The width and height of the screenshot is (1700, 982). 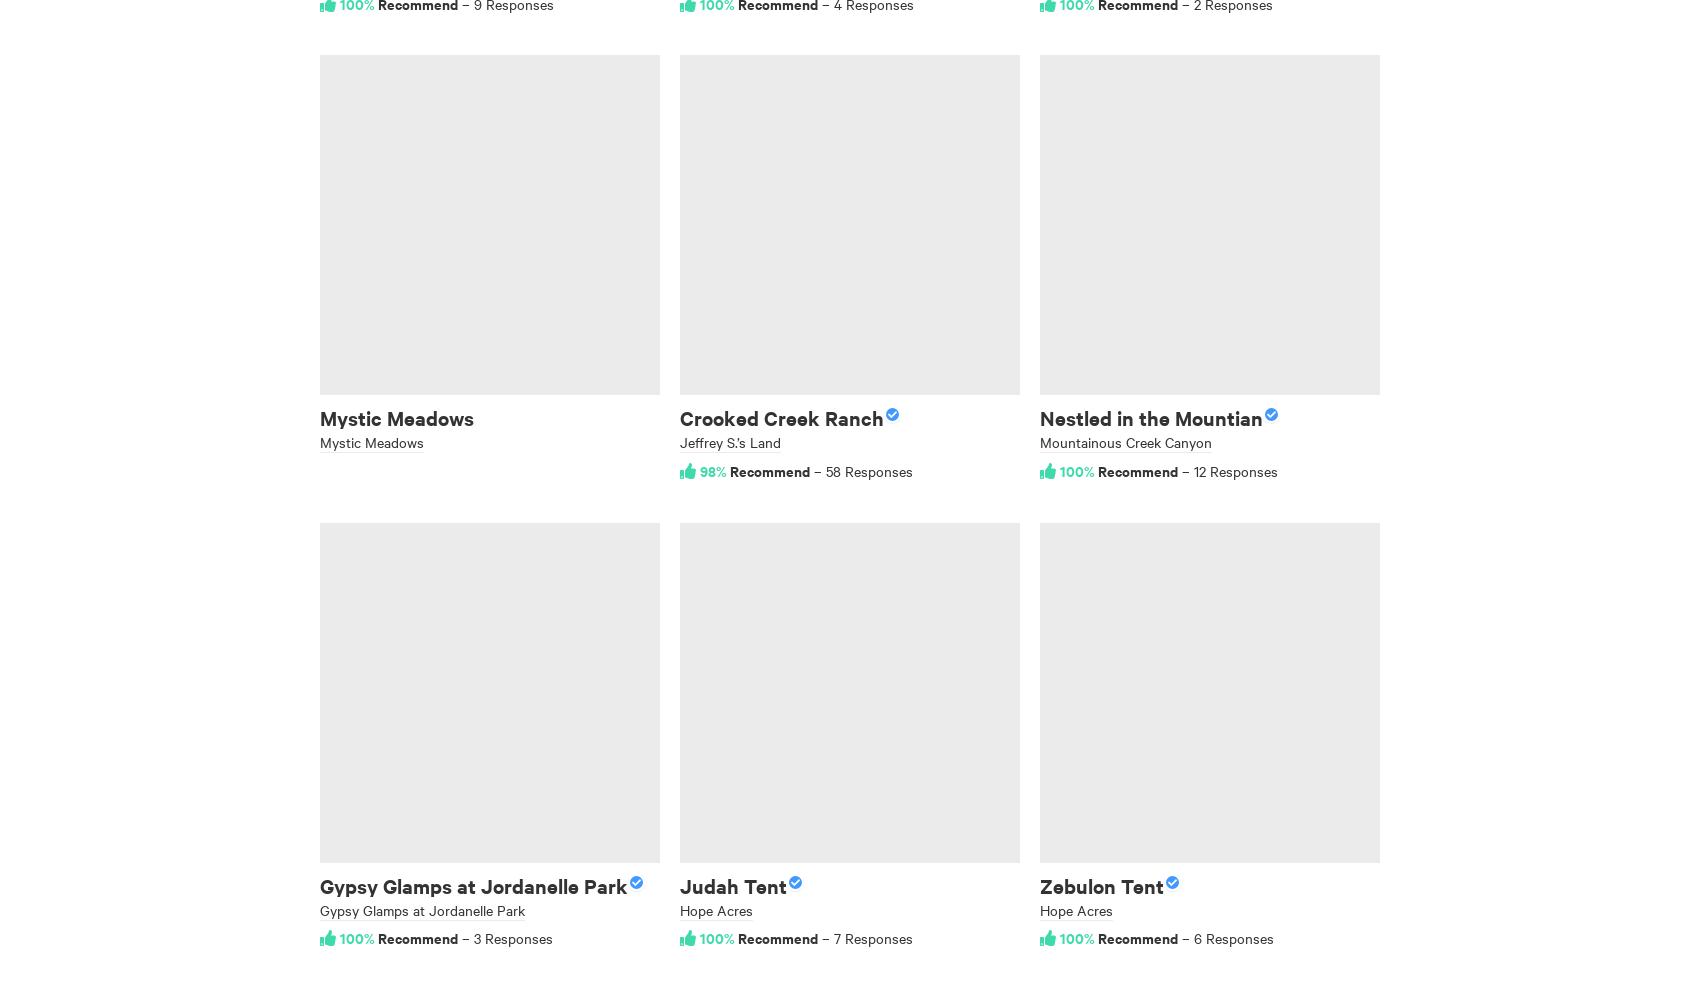 I want to click on 'Judah Tent', so click(x=680, y=884).